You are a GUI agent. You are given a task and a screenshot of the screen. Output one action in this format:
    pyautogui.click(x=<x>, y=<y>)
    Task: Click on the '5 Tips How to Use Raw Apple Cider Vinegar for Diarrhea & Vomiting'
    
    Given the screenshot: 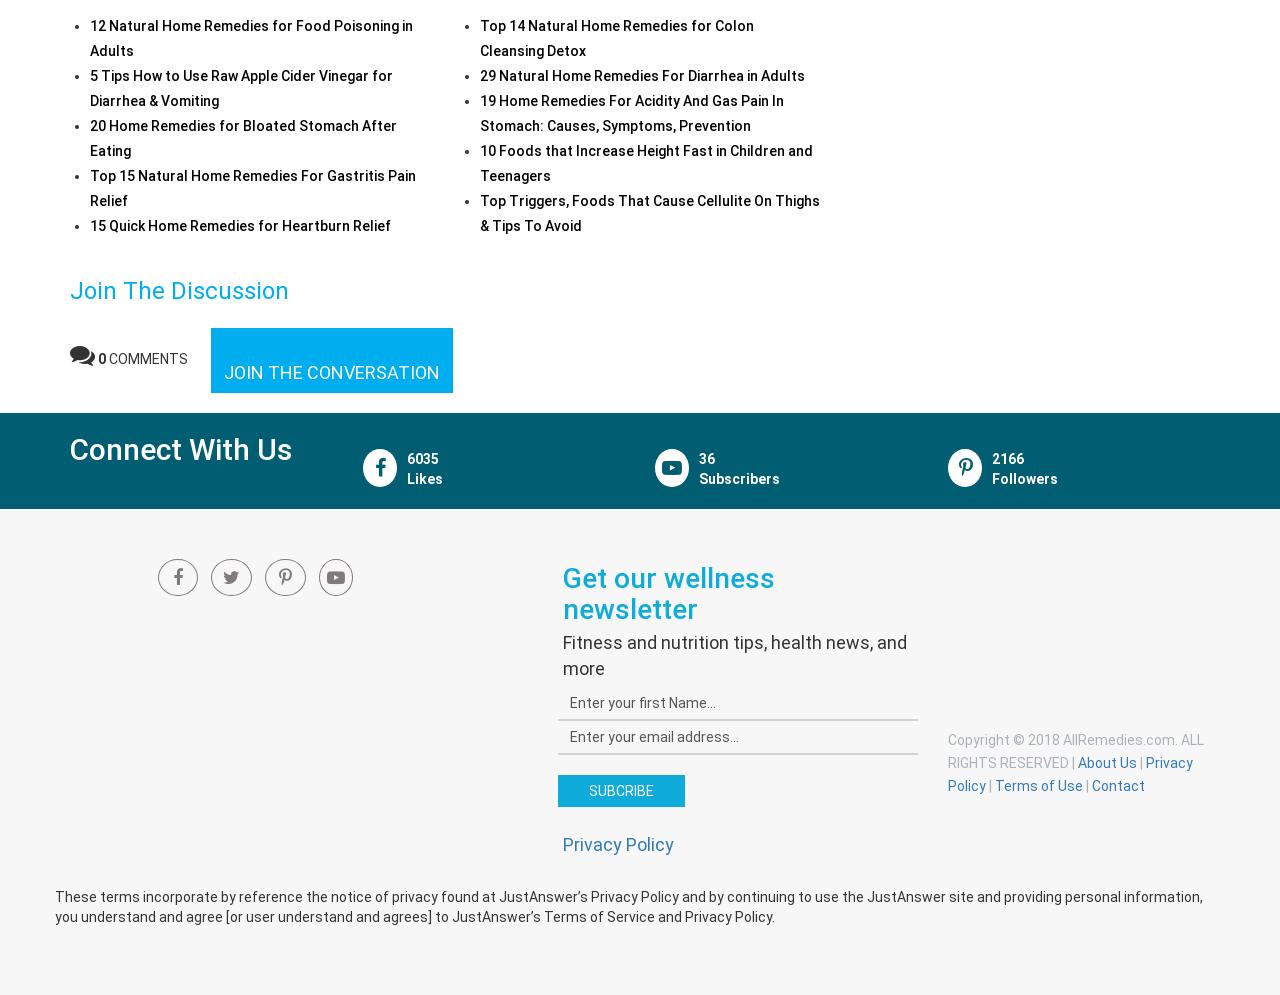 What is the action you would take?
    pyautogui.click(x=240, y=87)
    